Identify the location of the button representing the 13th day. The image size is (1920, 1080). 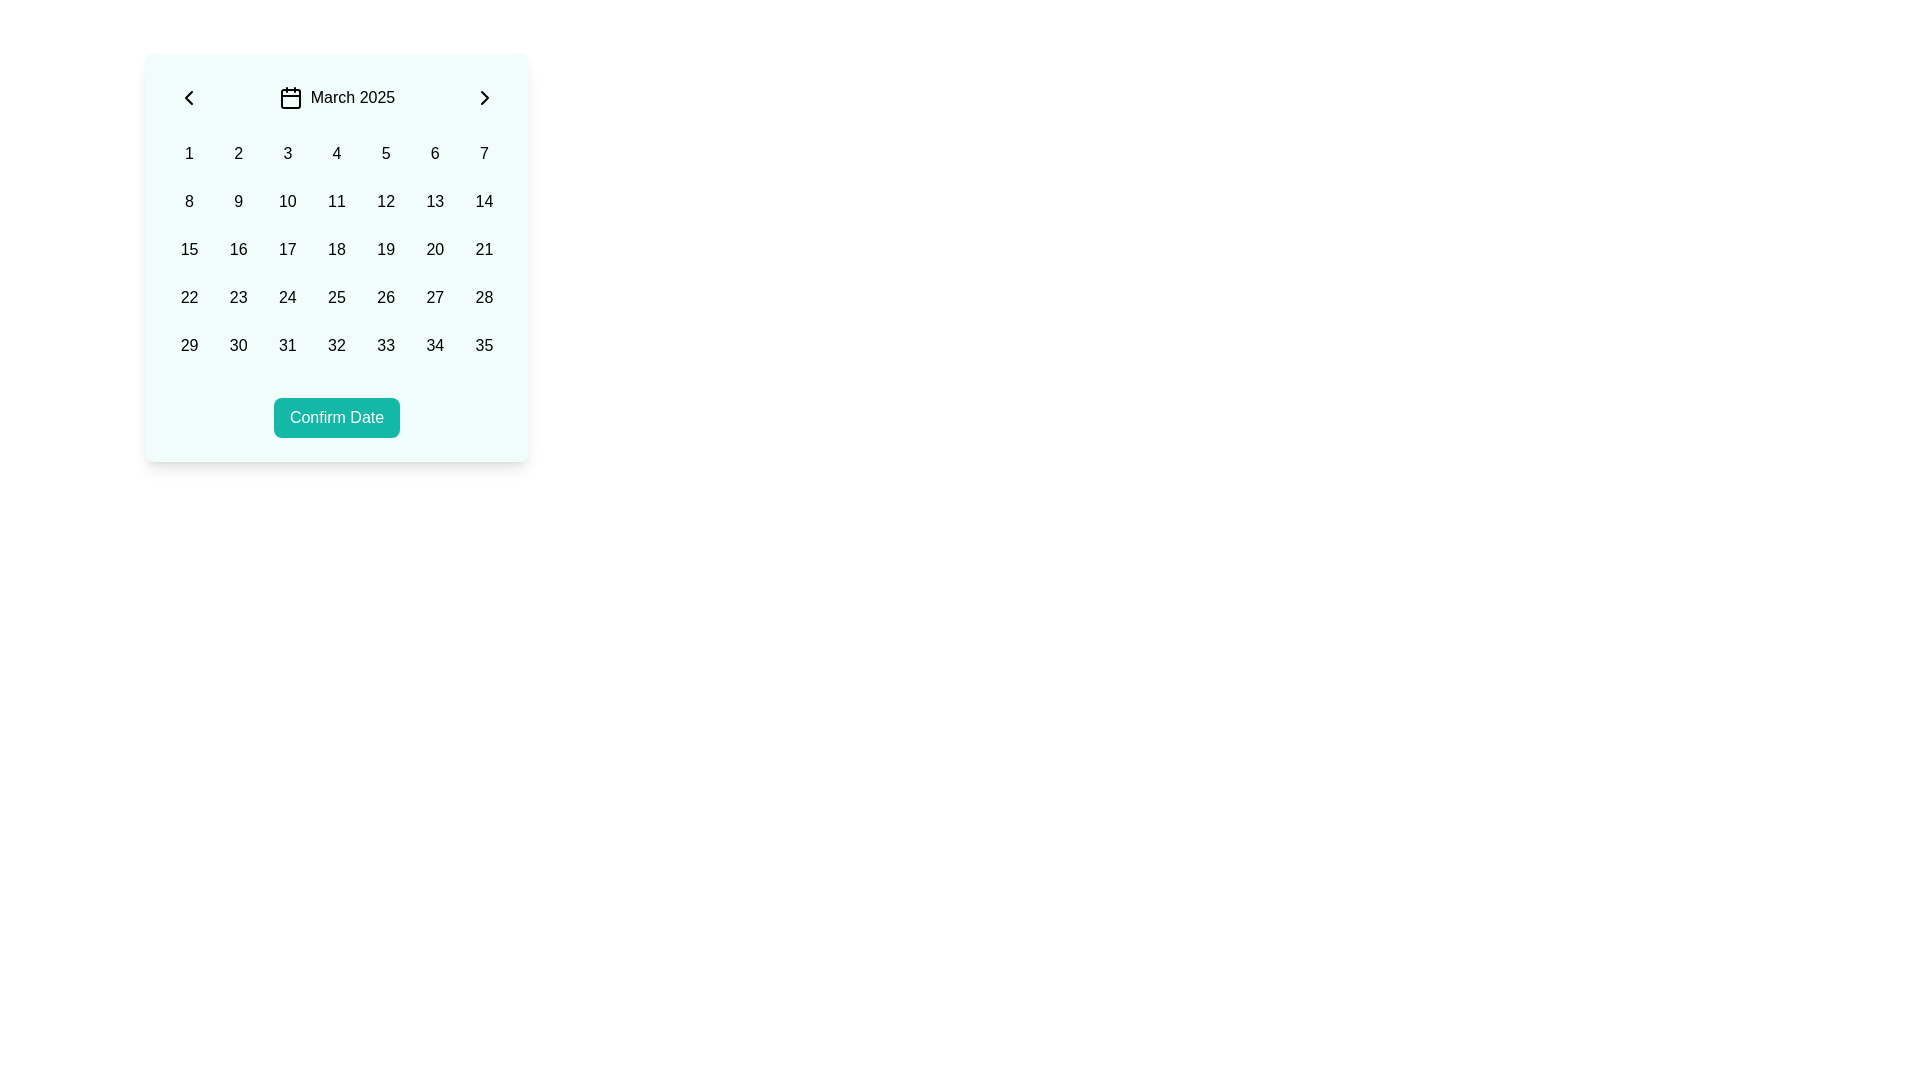
(434, 201).